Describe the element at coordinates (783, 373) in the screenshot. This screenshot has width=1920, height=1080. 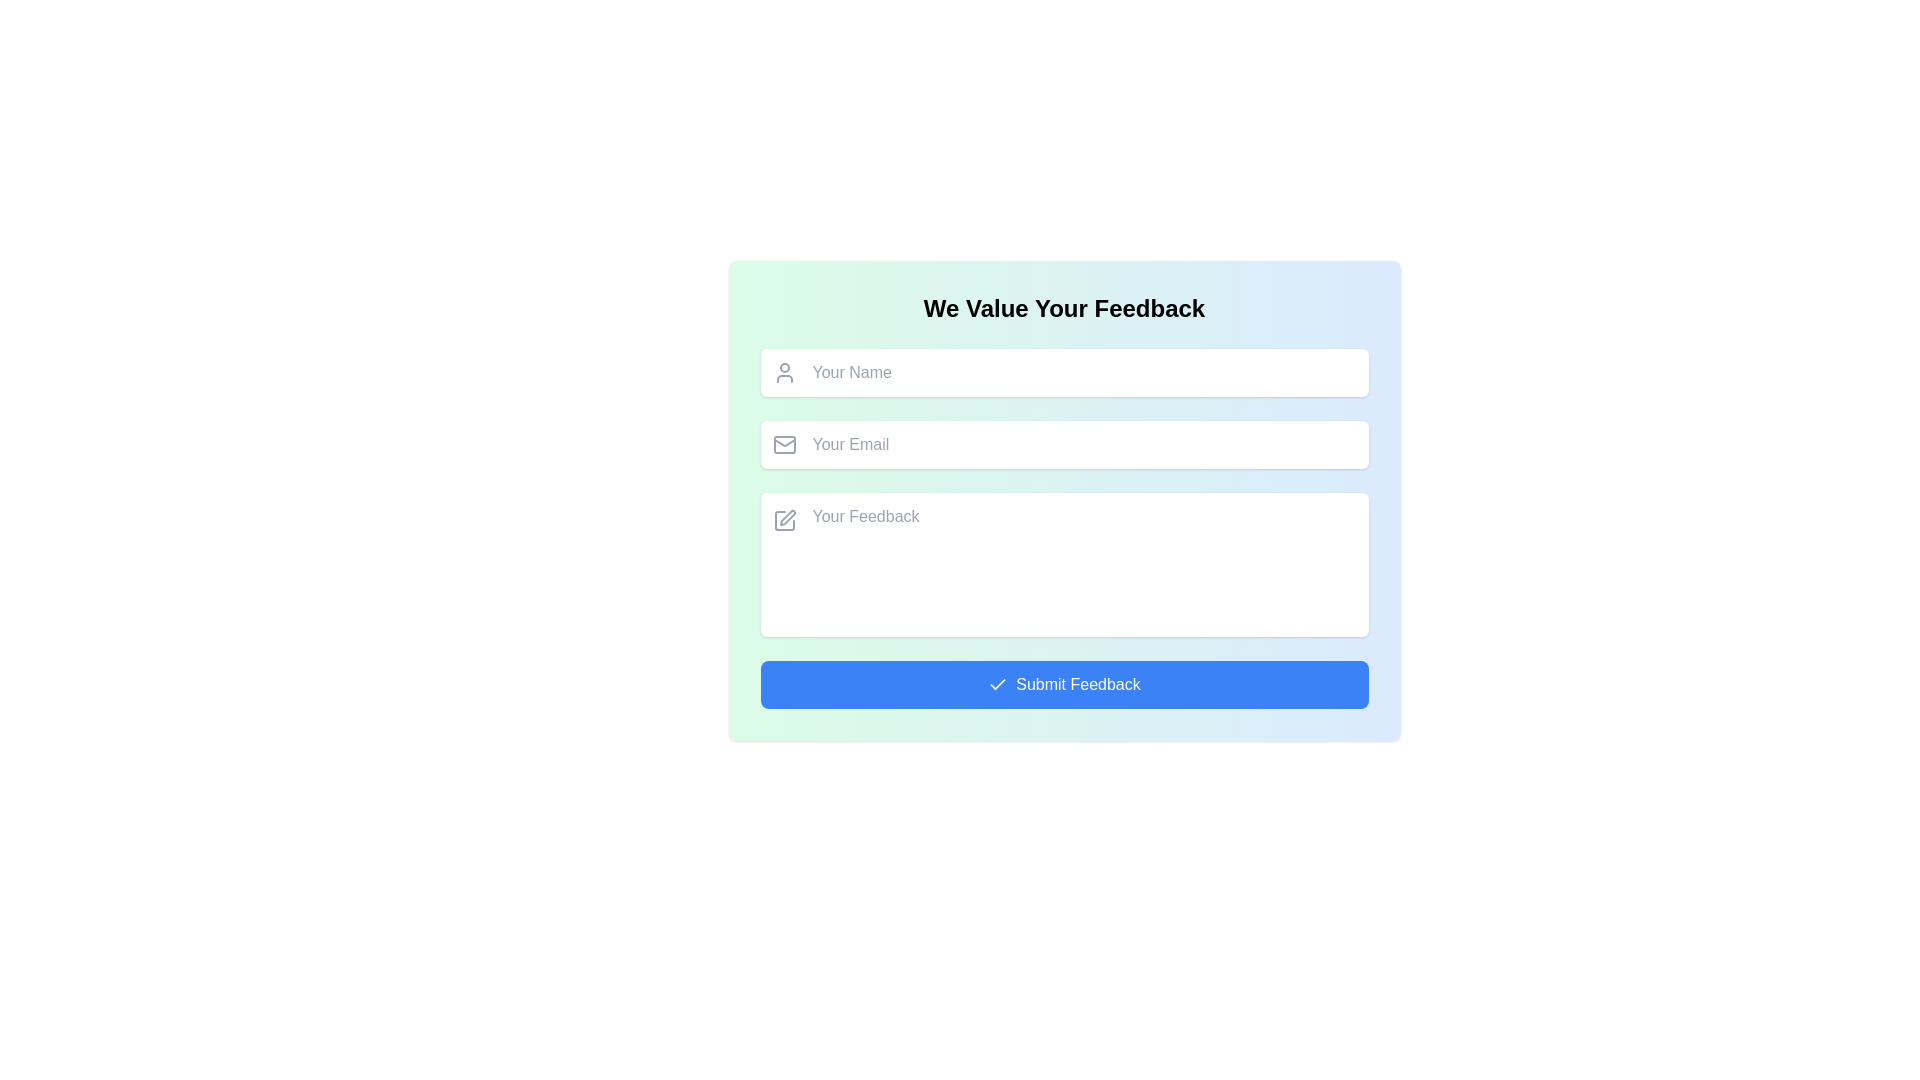
I see `the user avatar icon, which is styled in a simple line-drawing format and located next to the input field labeled 'Your Name'` at that location.